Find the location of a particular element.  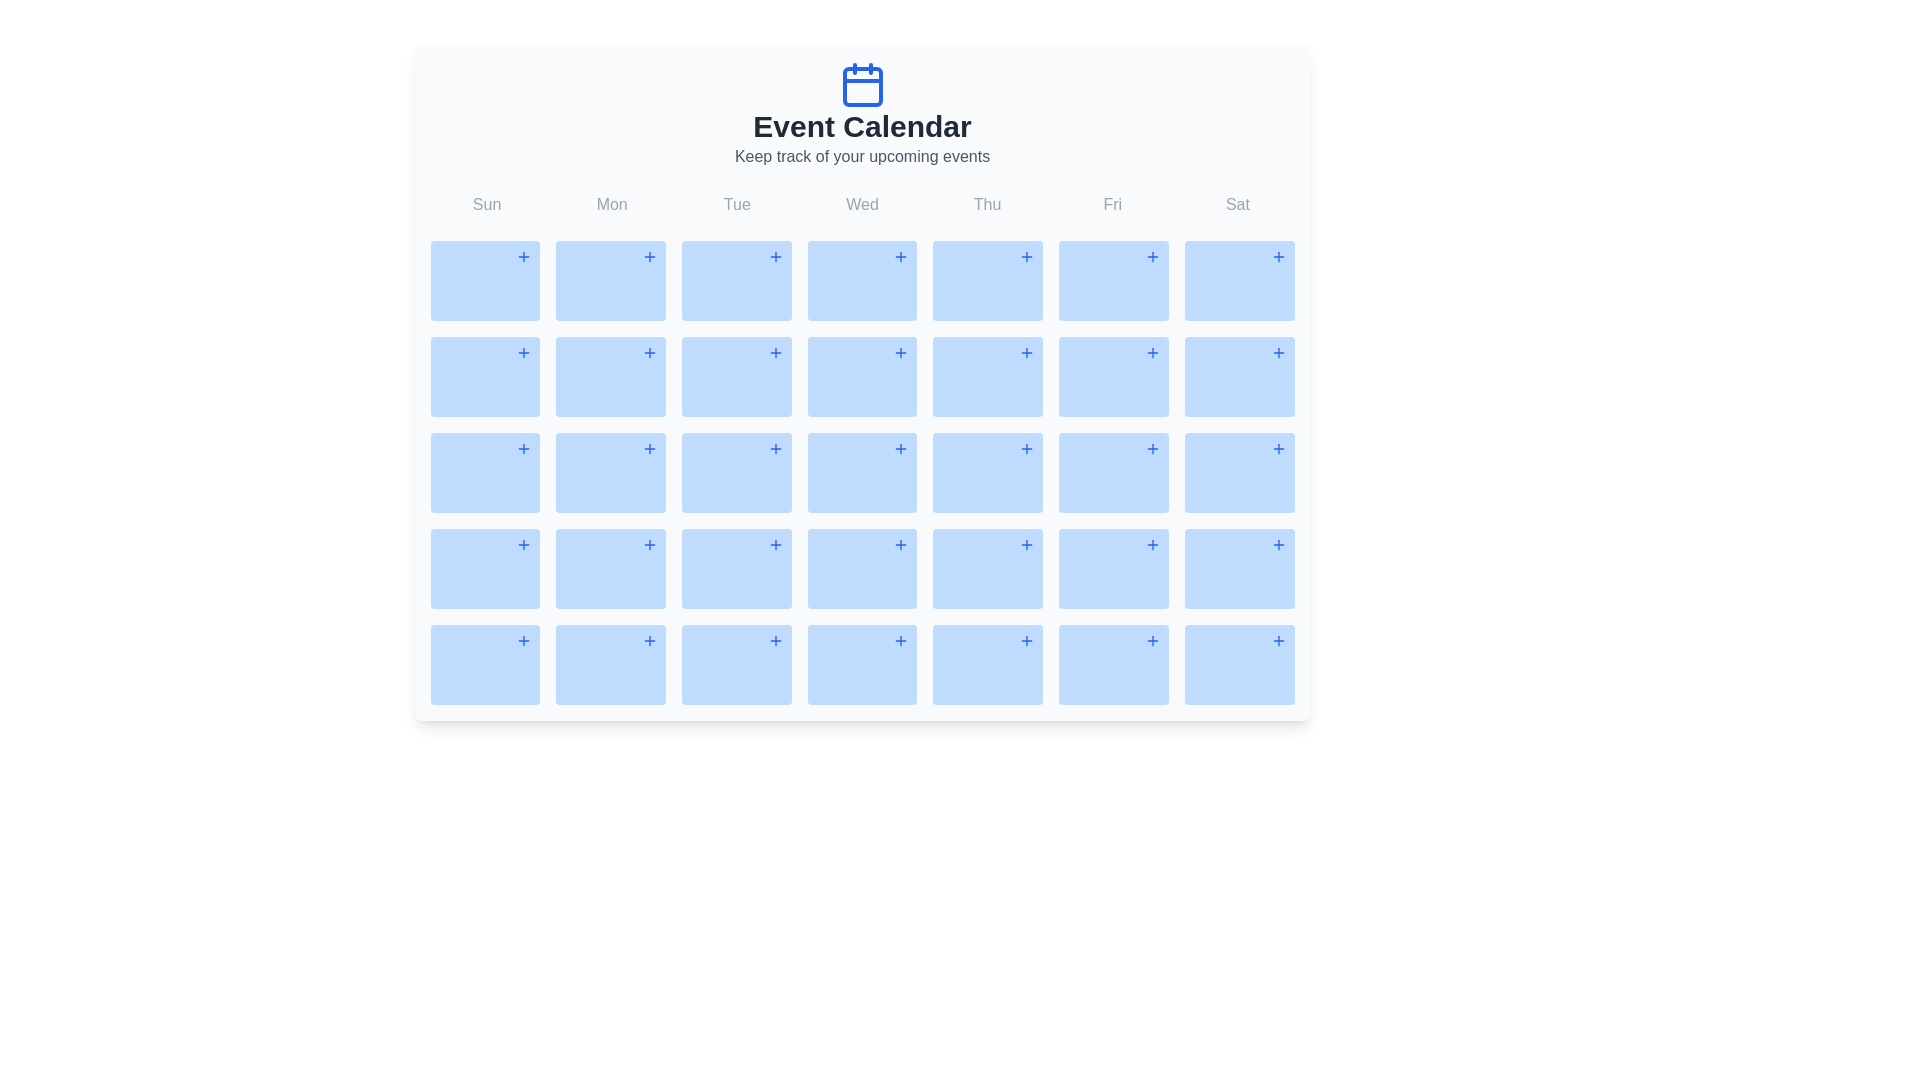

the blue '+' icon button located in the top-right corner of the calendar day cell in the second row and first column is located at coordinates (524, 447).